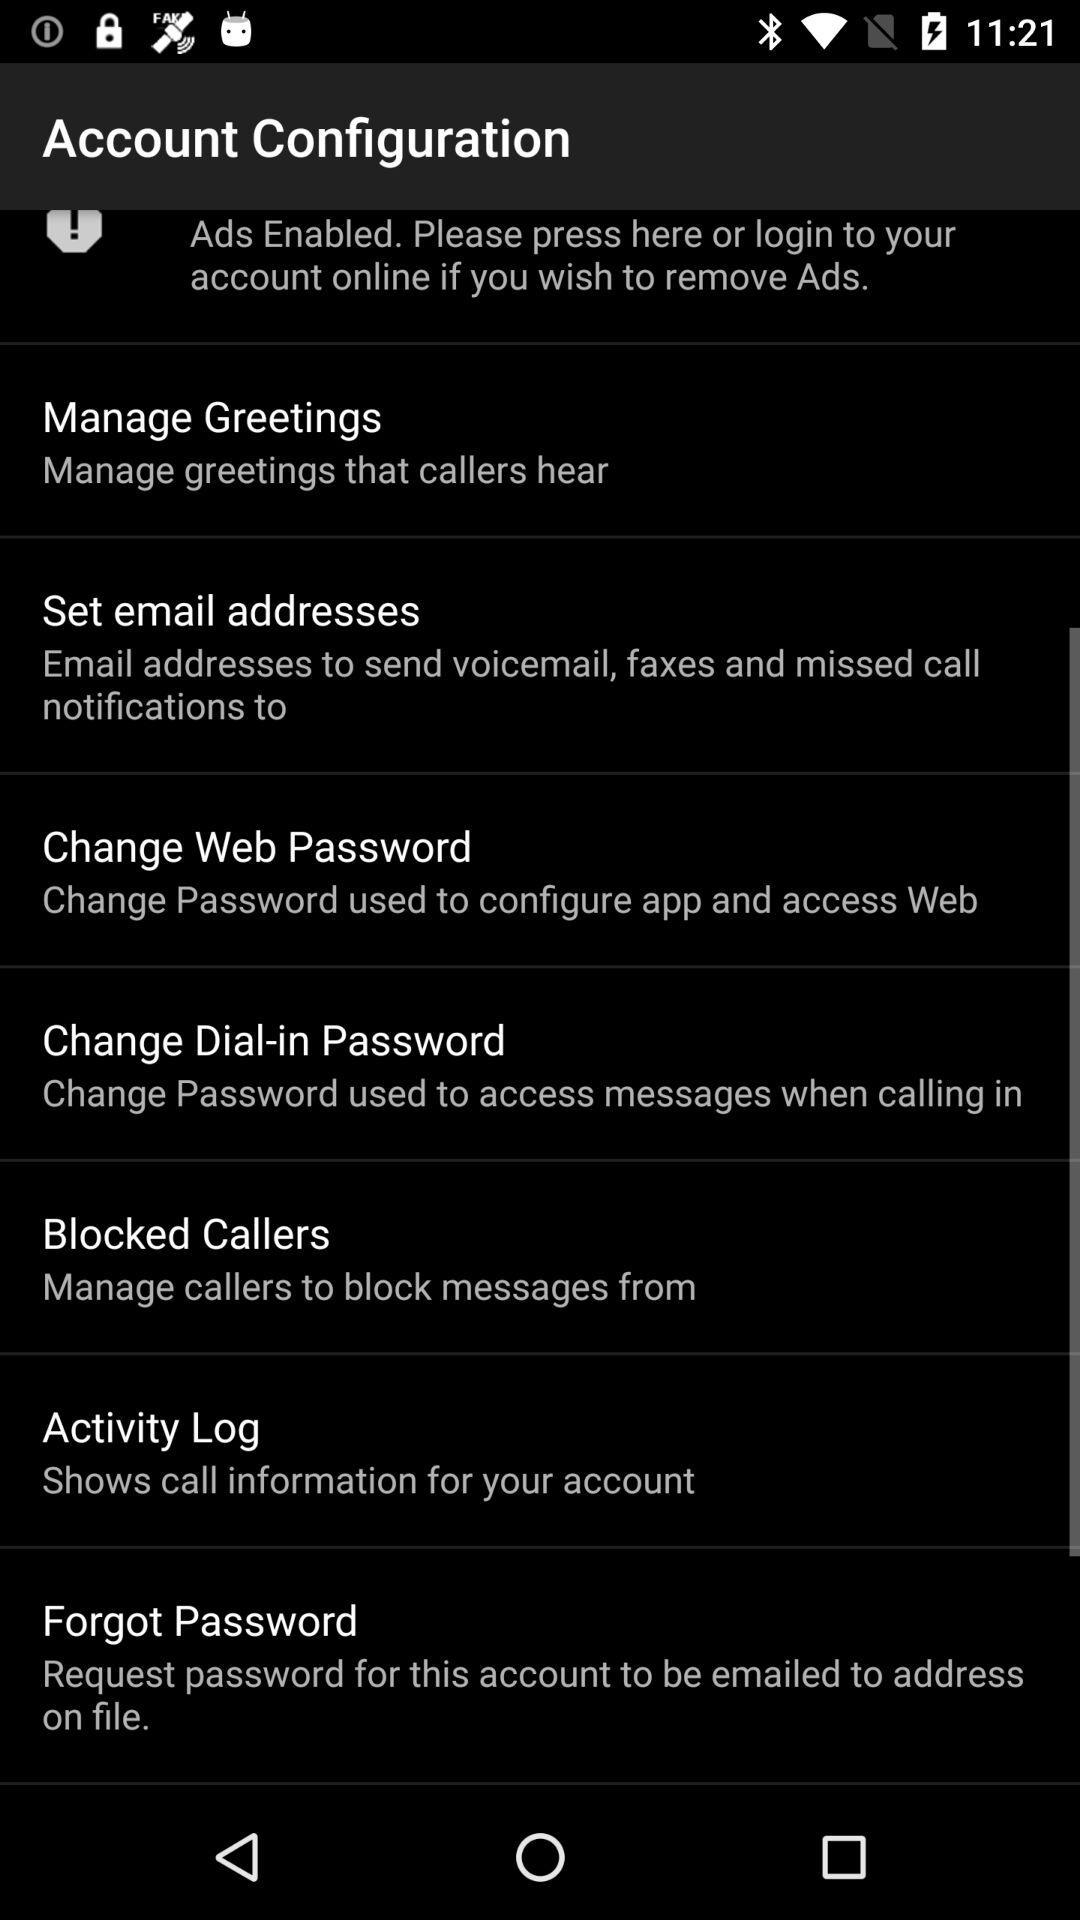 This screenshot has width=1080, height=1920. Describe the element at coordinates (540, 1692) in the screenshot. I see `the request password for icon` at that location.